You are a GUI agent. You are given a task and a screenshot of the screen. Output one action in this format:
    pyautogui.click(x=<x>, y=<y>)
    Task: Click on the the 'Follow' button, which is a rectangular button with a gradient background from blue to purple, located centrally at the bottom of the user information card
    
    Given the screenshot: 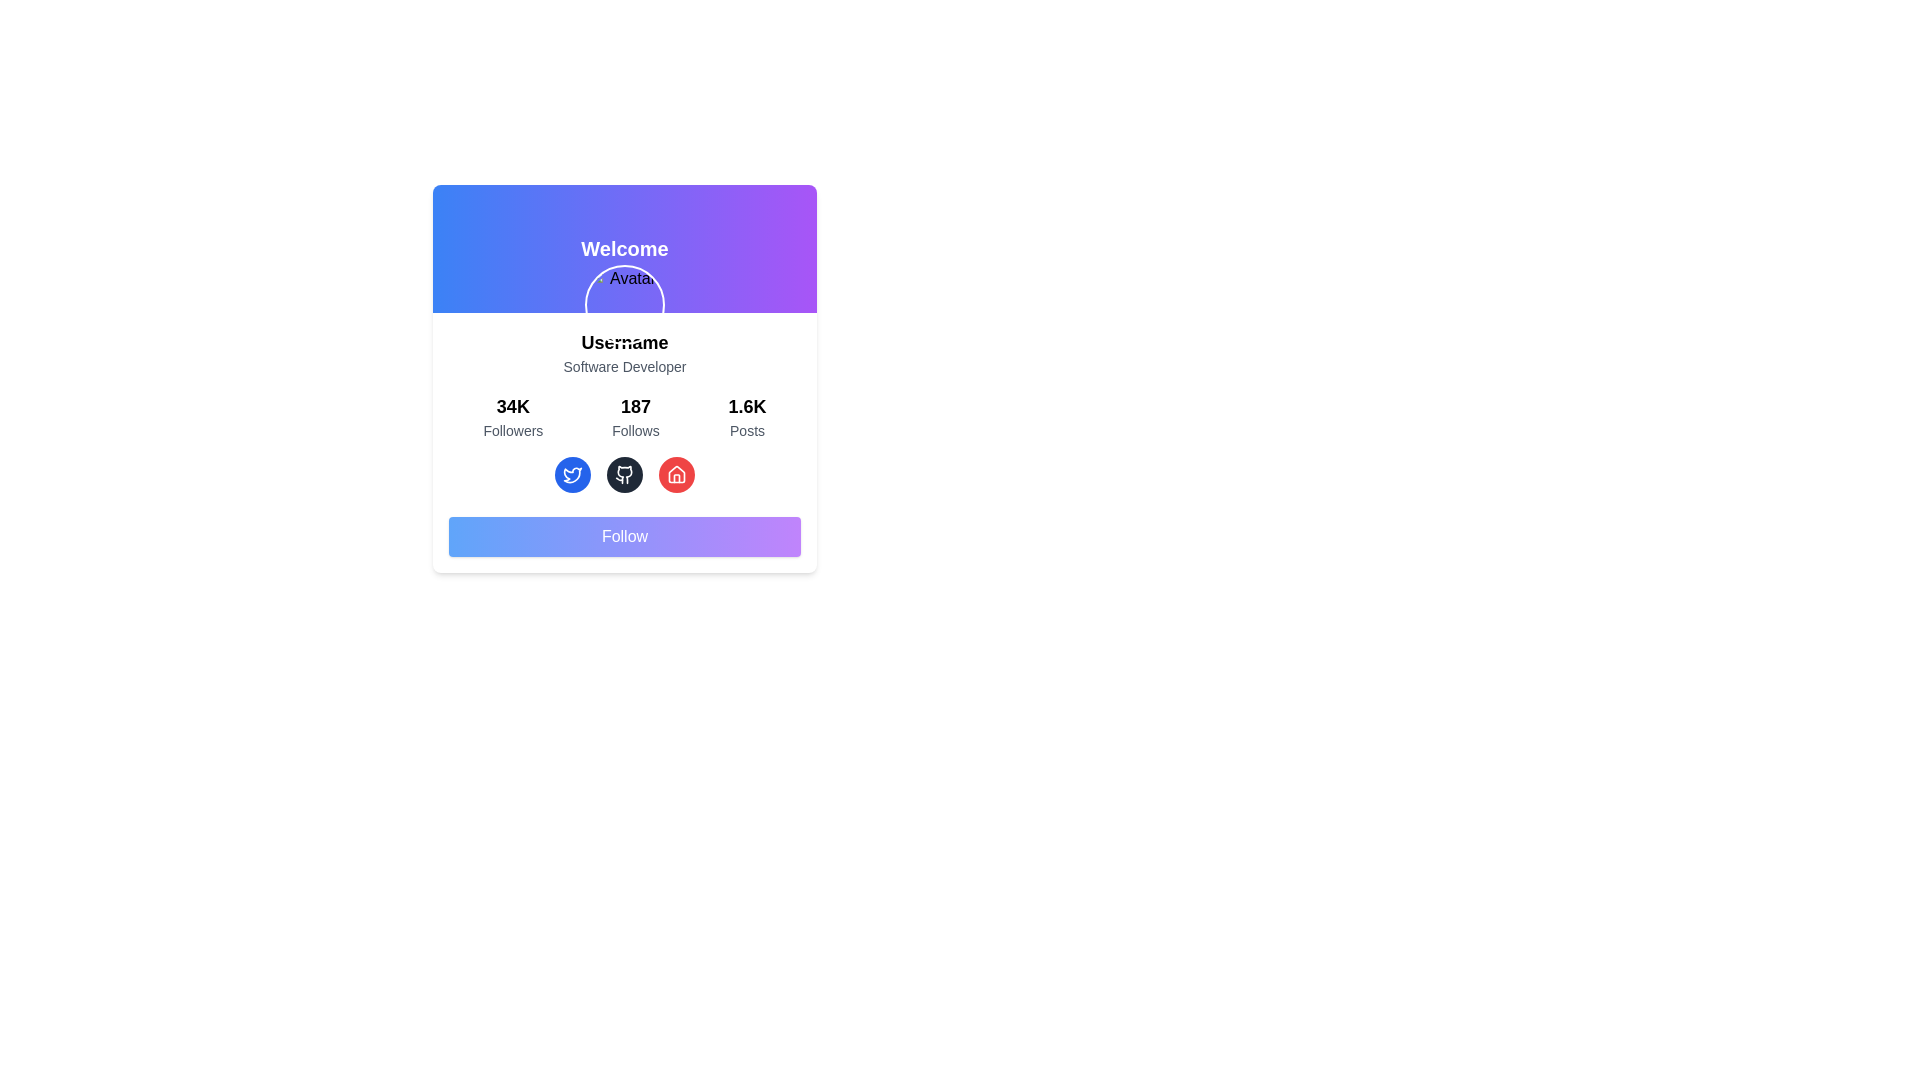 What is the action you would take?
    pyautogui.click(x=623, y=535)
    